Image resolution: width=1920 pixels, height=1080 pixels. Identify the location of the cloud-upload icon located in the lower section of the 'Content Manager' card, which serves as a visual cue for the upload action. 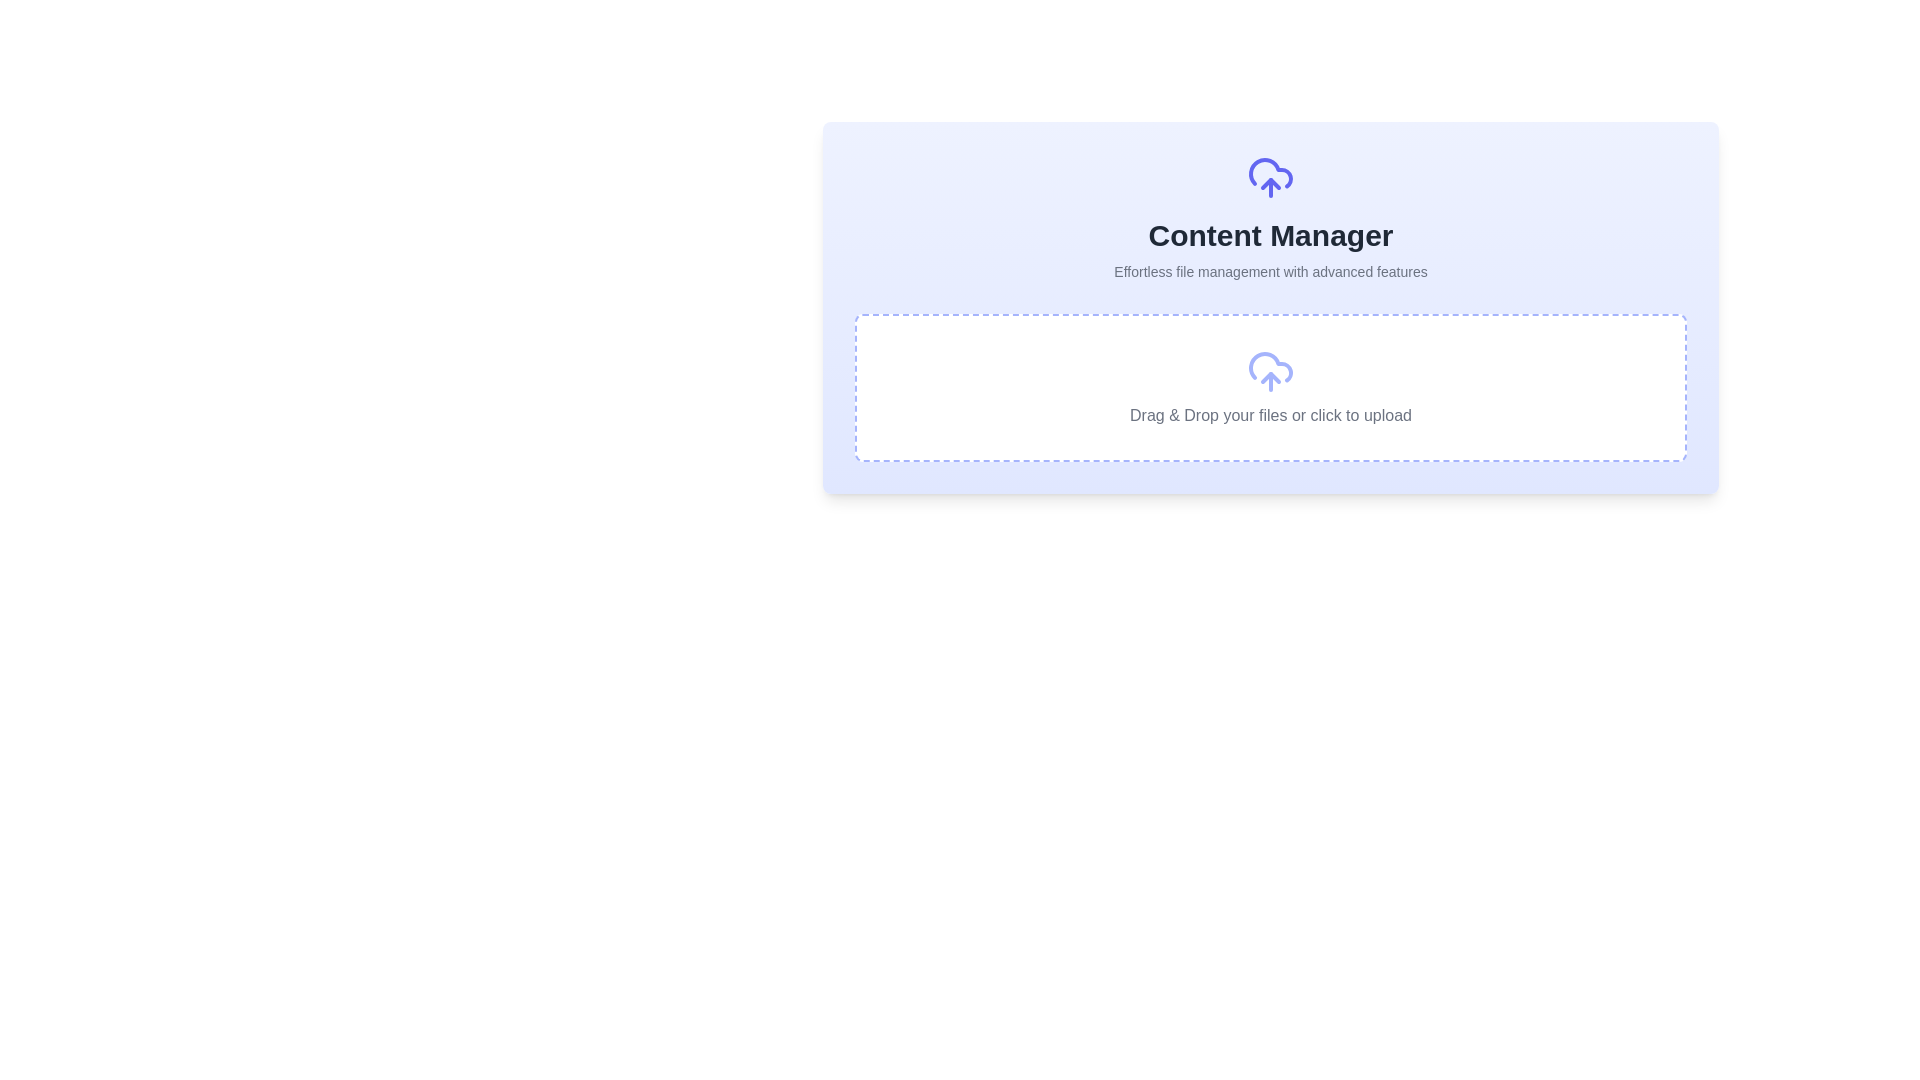
(1270, 378).